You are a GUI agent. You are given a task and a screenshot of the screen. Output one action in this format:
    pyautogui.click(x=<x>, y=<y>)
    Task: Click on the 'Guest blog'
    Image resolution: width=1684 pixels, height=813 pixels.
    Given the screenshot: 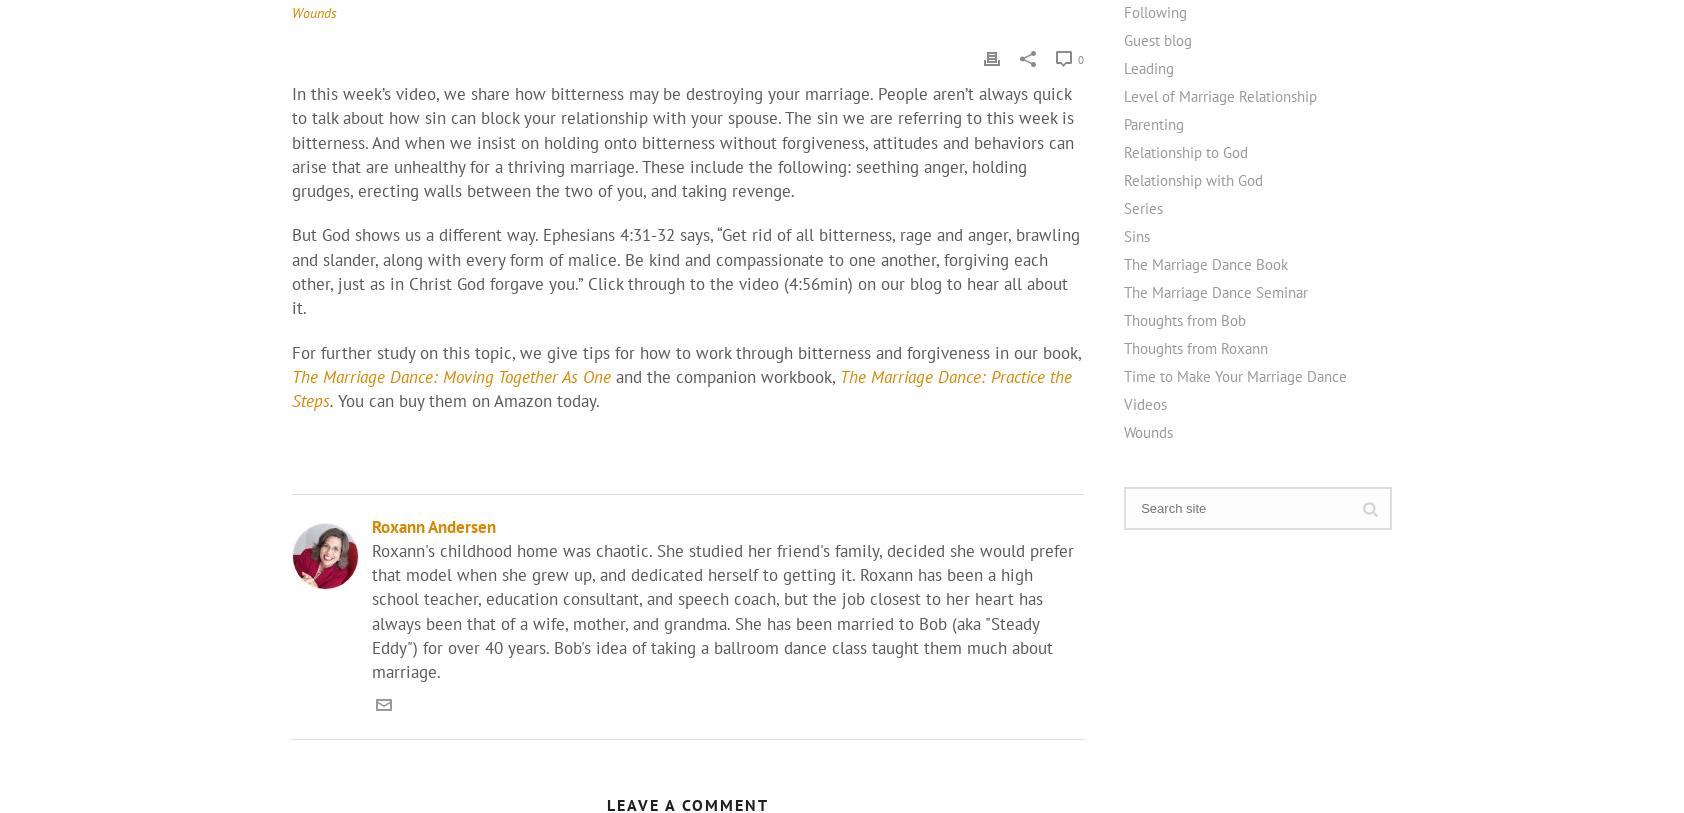 What is the action you would take?
    pyautogui.click(x=1157, y=38)
    